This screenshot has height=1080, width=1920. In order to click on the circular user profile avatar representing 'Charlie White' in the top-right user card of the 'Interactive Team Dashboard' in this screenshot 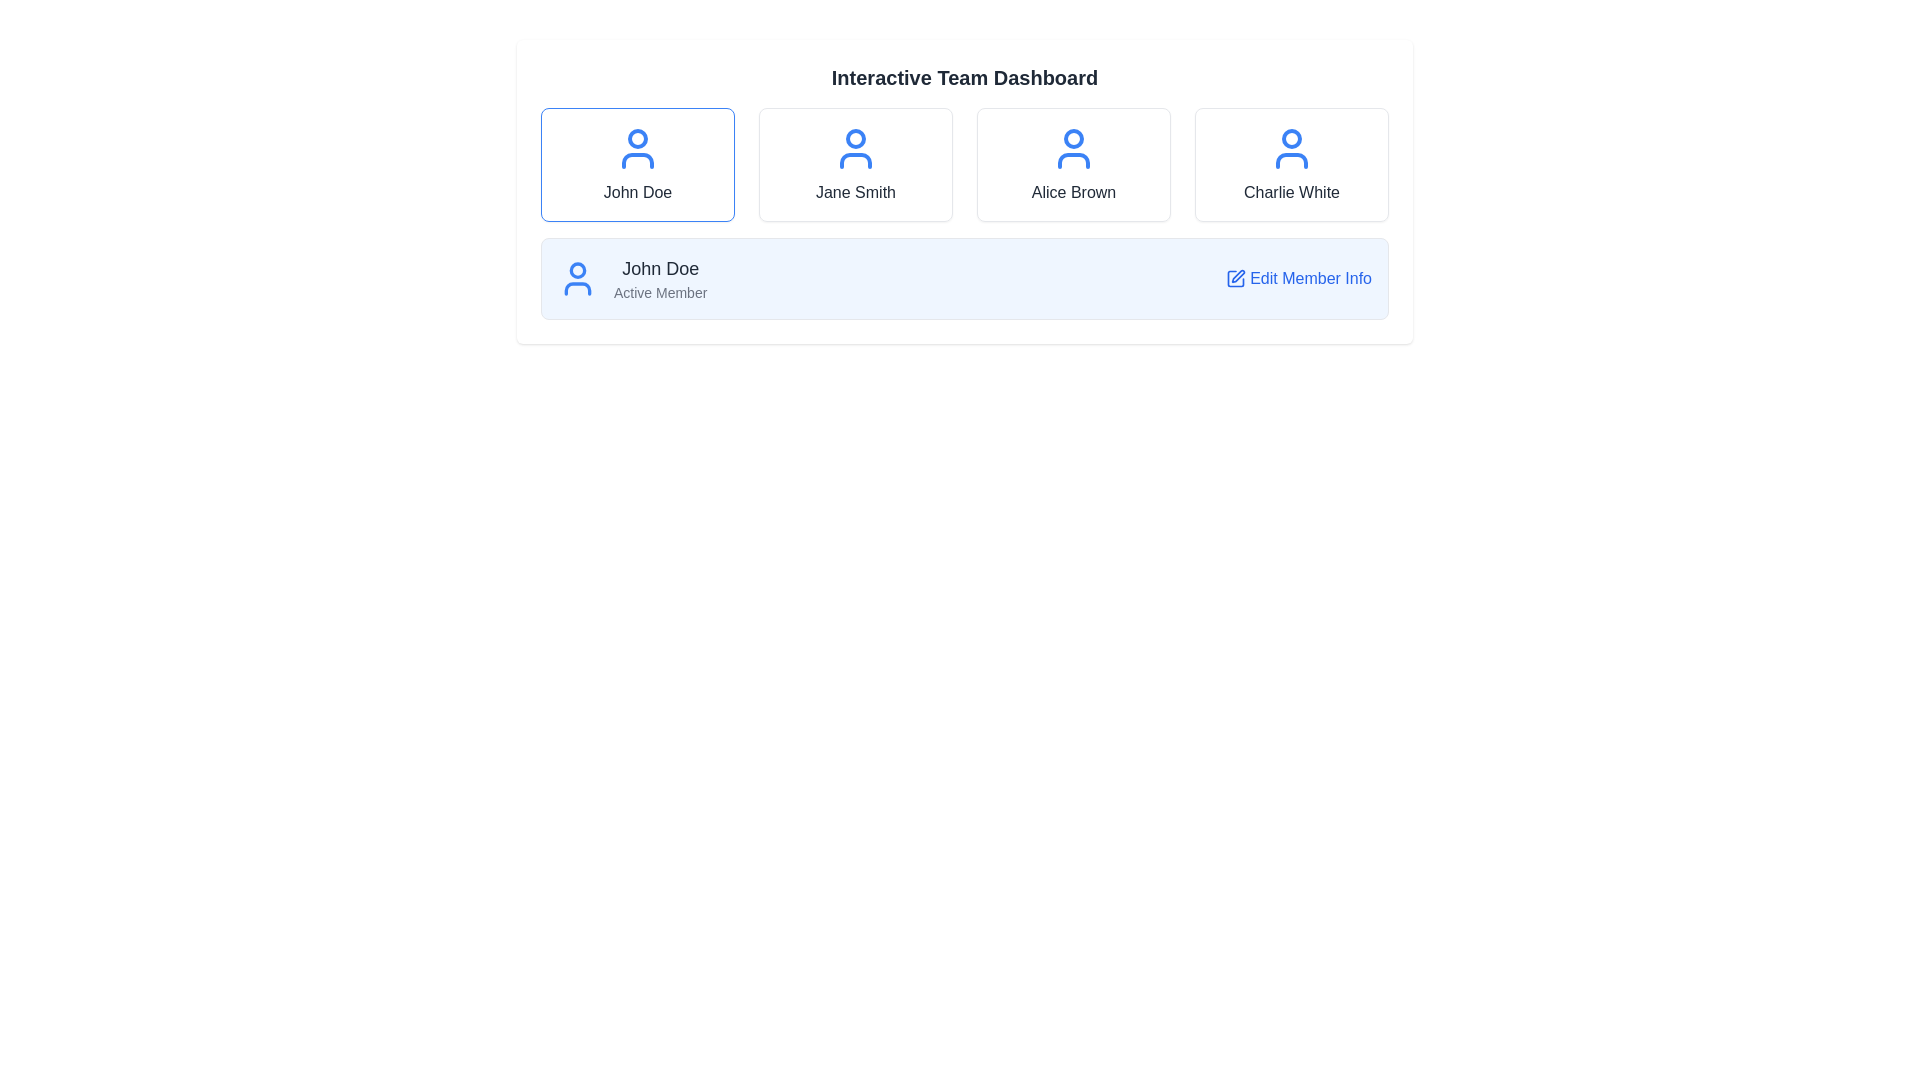, I will do `click(1291, 137)`.